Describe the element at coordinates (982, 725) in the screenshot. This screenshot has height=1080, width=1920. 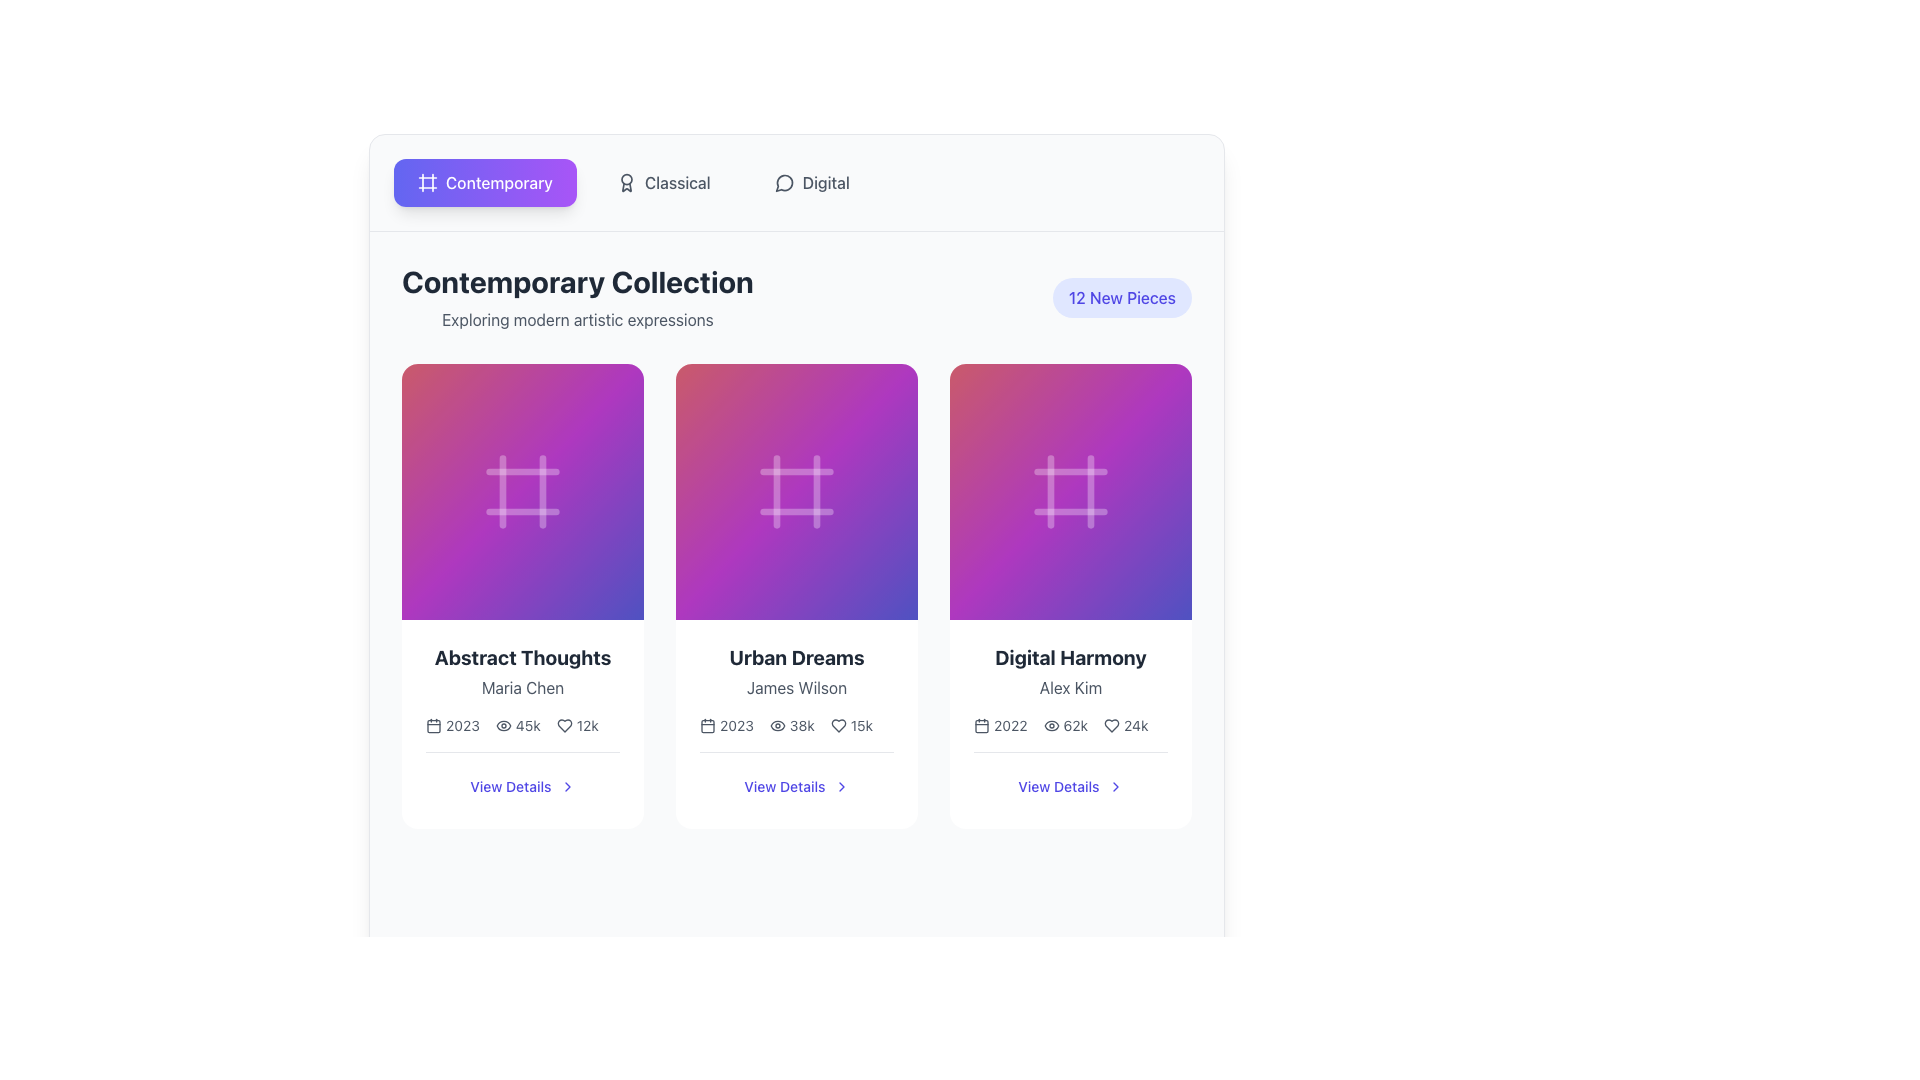
I see `the SVG rectangle located in the center of the calendar icon beside the year indicator '2022' under the 'Digital Harmony' card` at that location.